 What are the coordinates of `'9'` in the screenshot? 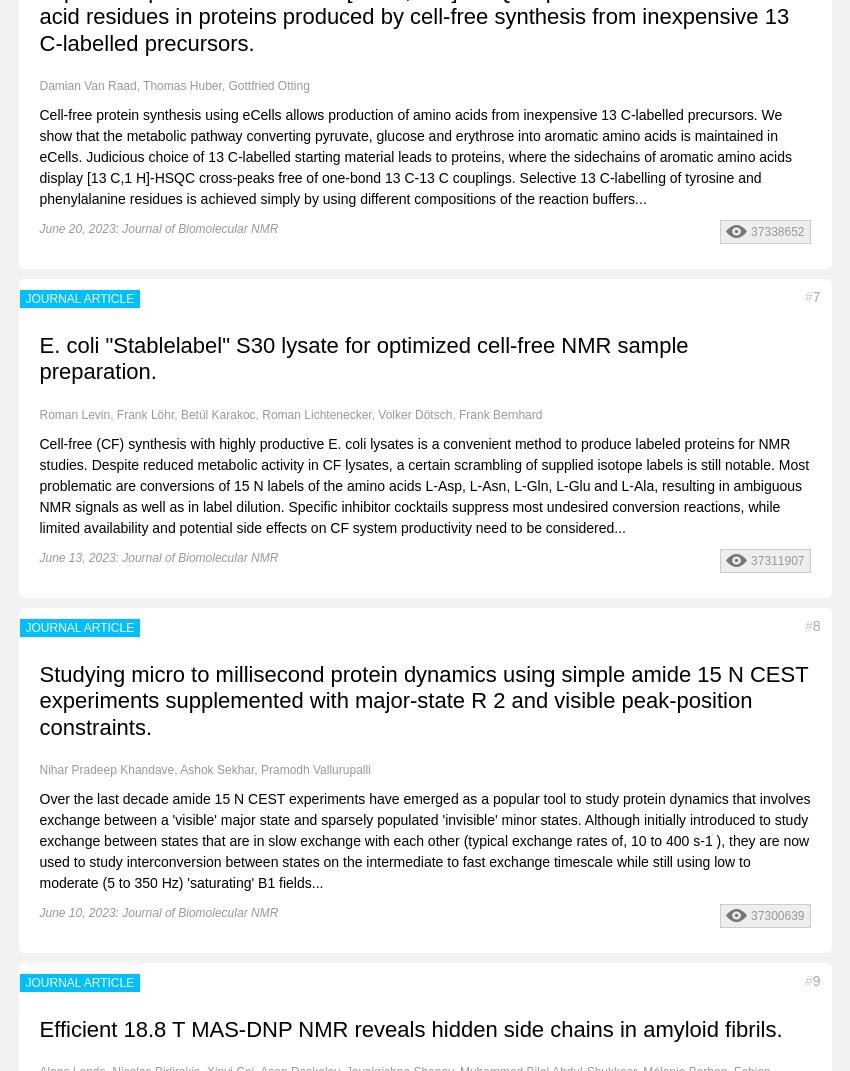 It's located at (816, 980).